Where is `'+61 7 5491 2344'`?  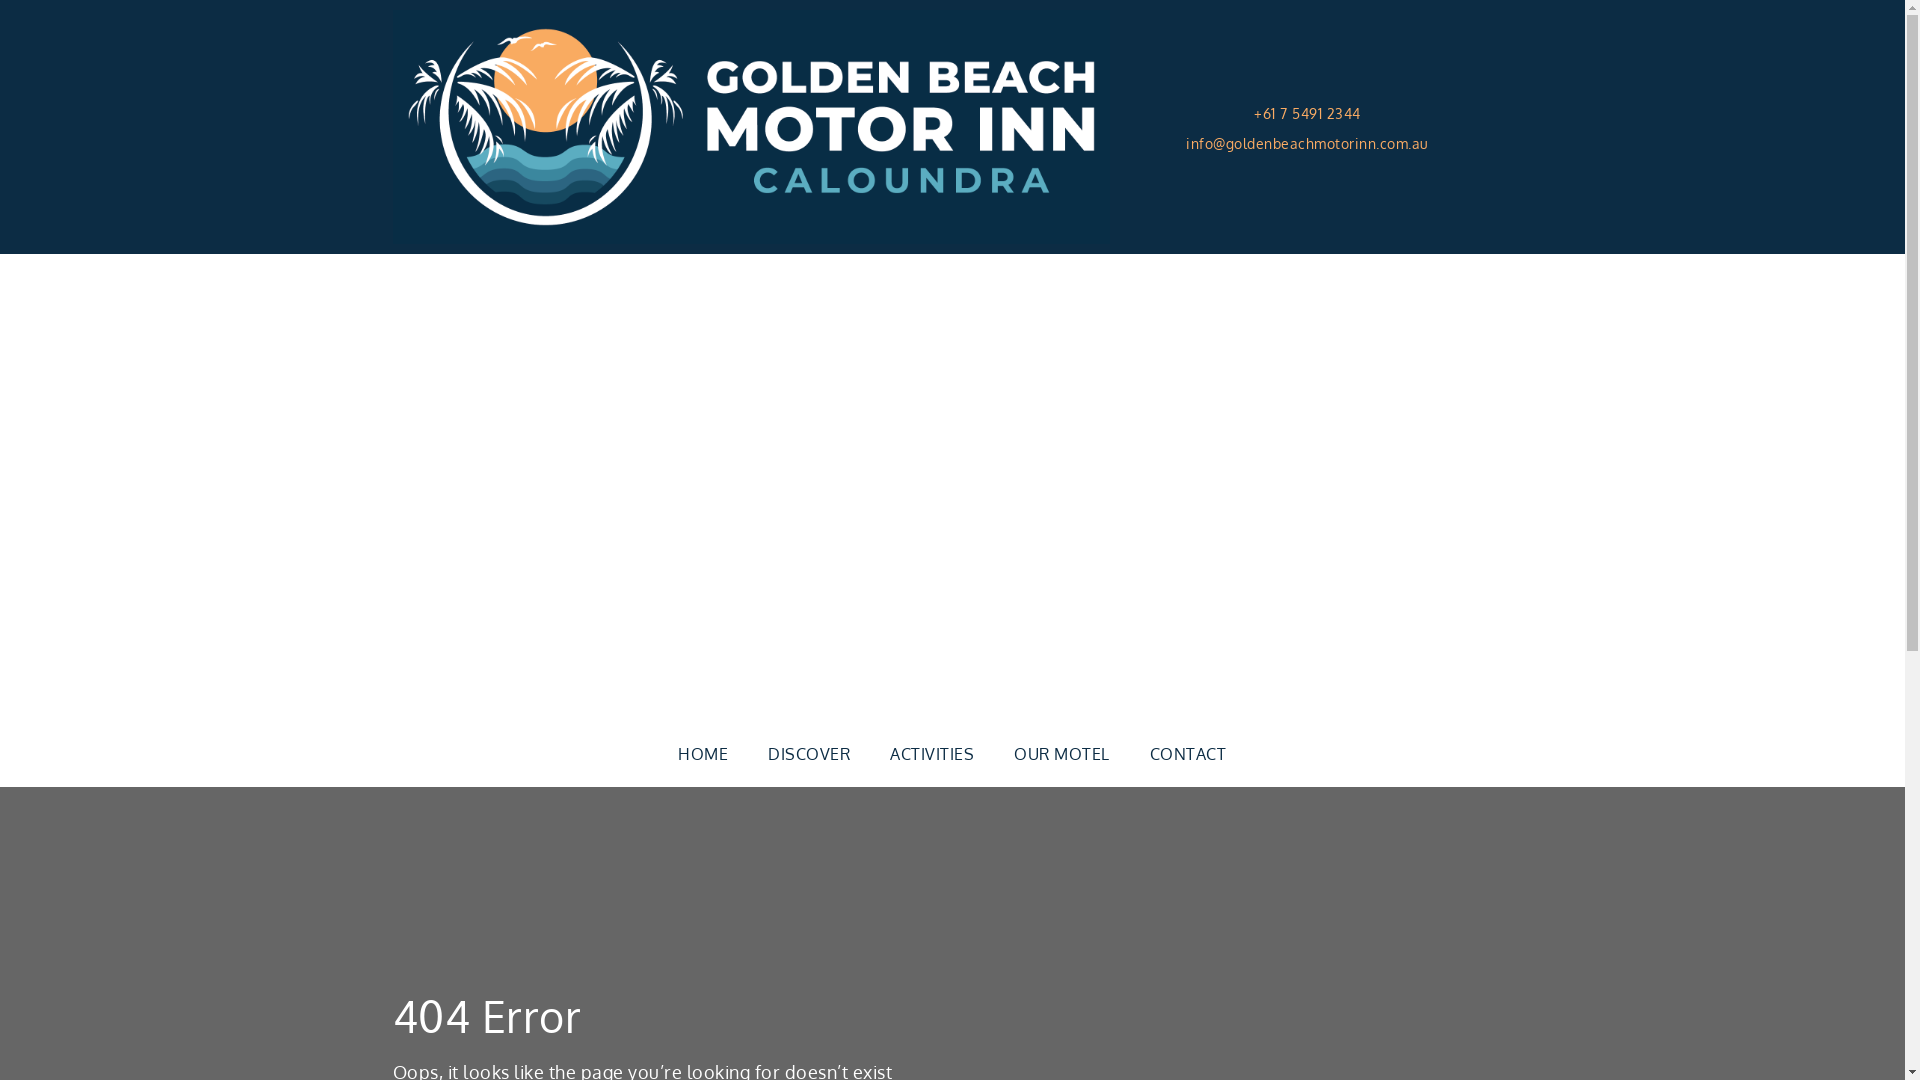 '+61 7 5491 2344' is located at coordinates (1307, 114).